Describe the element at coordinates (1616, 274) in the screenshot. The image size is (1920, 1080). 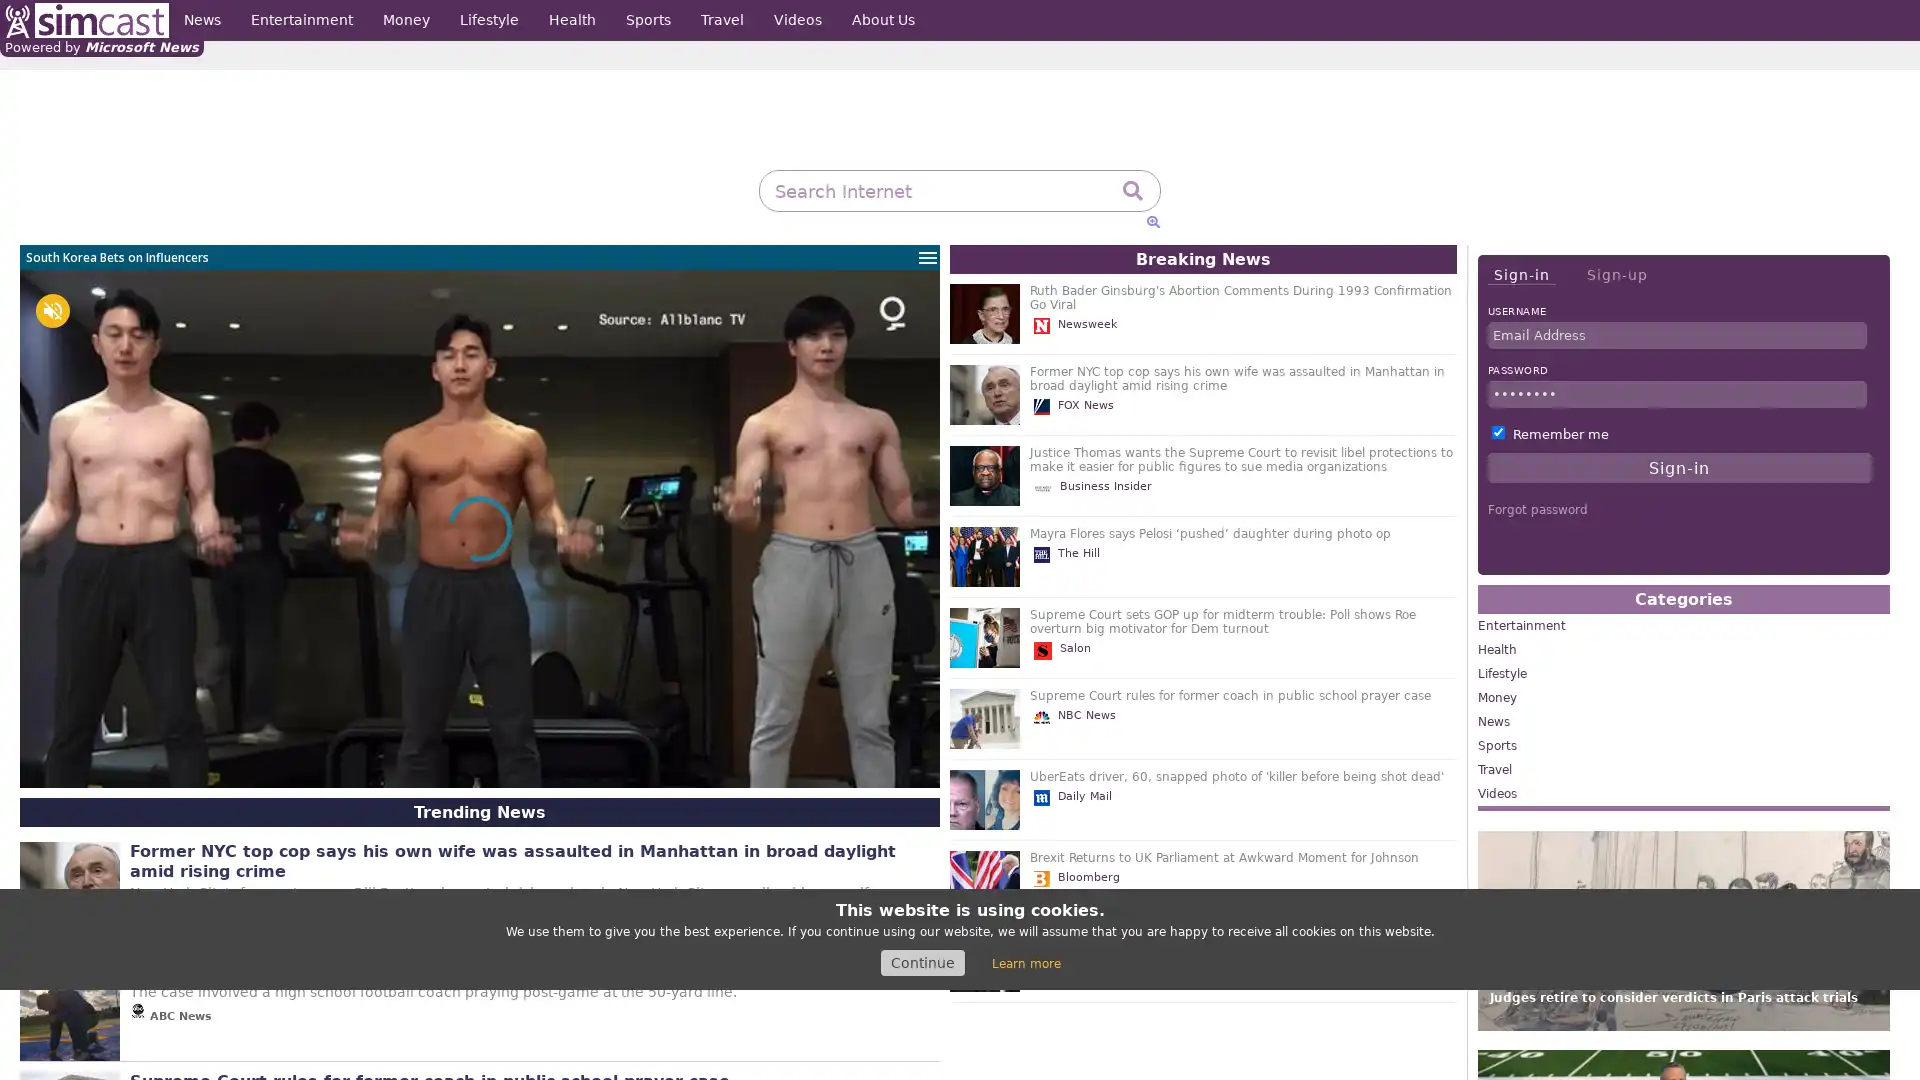
I see `Sign-up` at that location.